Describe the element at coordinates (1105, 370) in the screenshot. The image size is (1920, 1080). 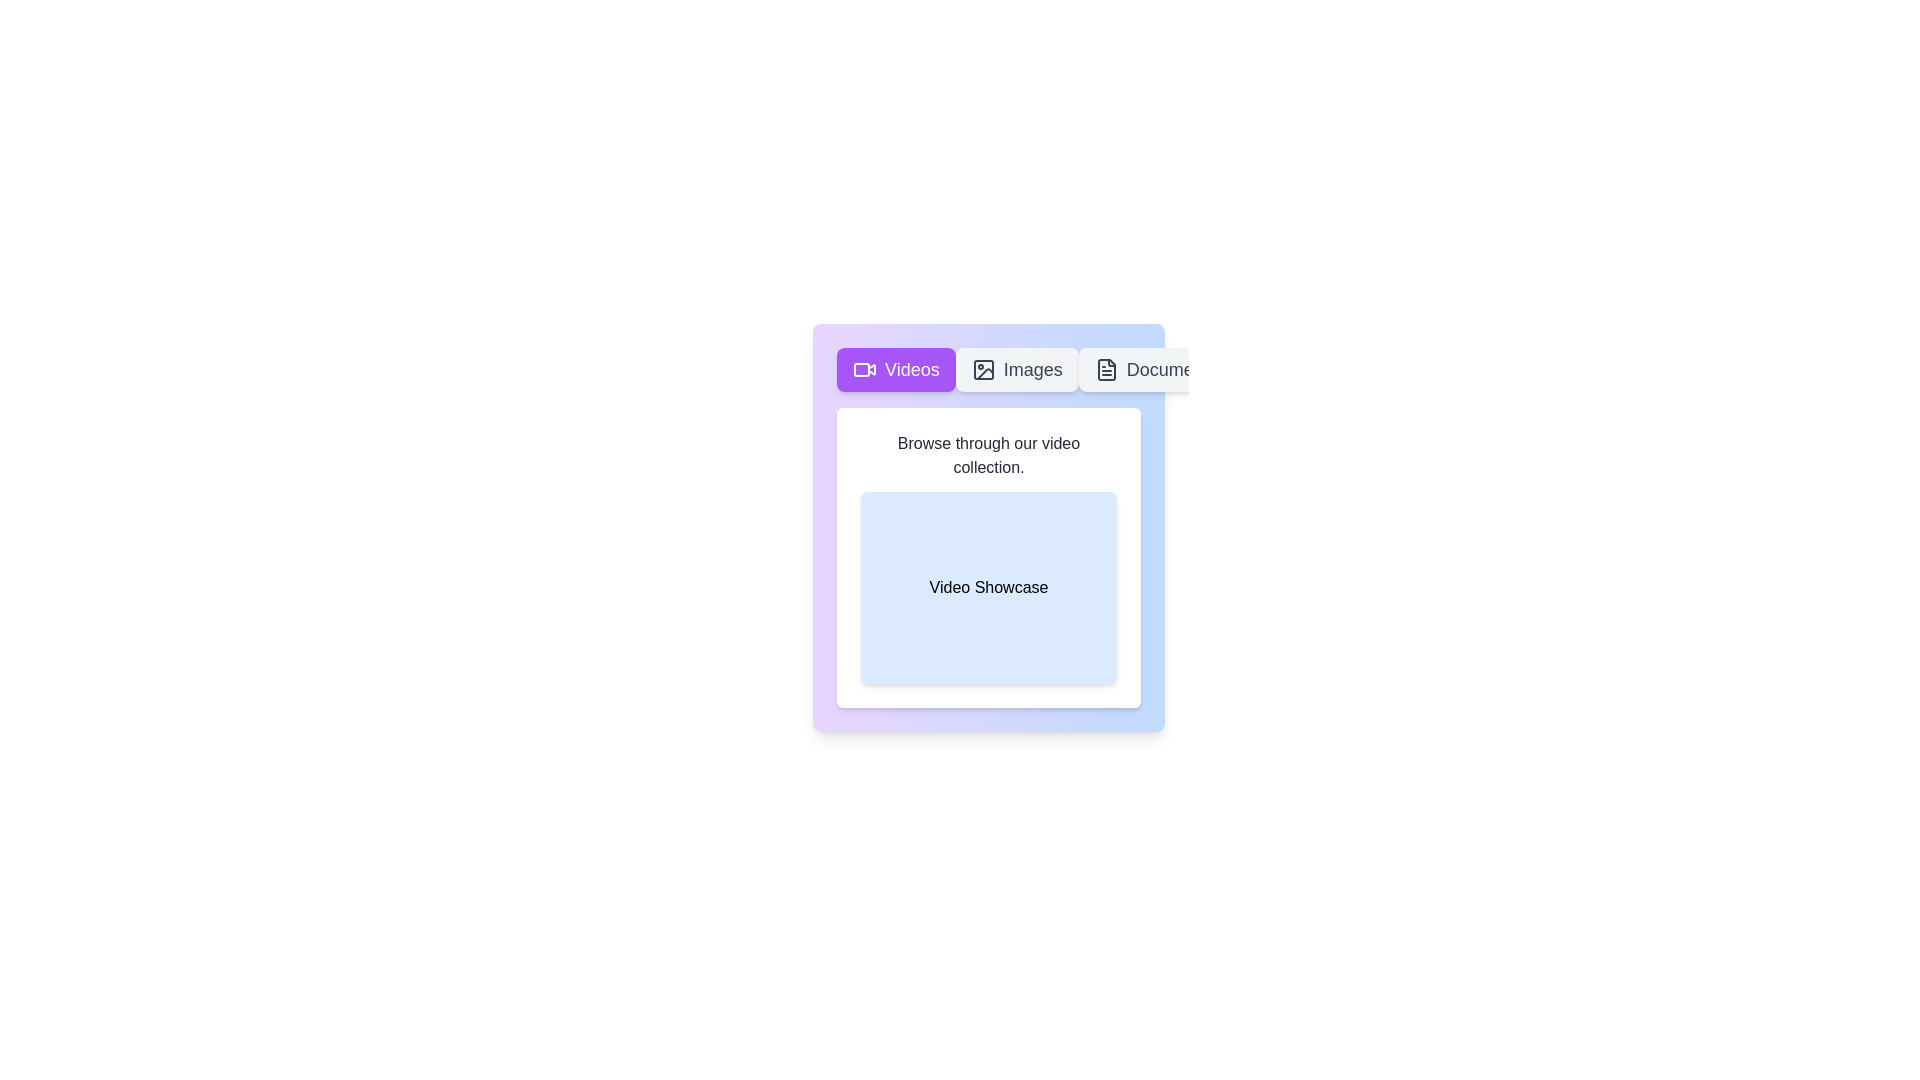
I see `the document icon, which has a white background, a black outline, and a folded corner, located within the navigation bar next to the 'Documents' label` at that location.